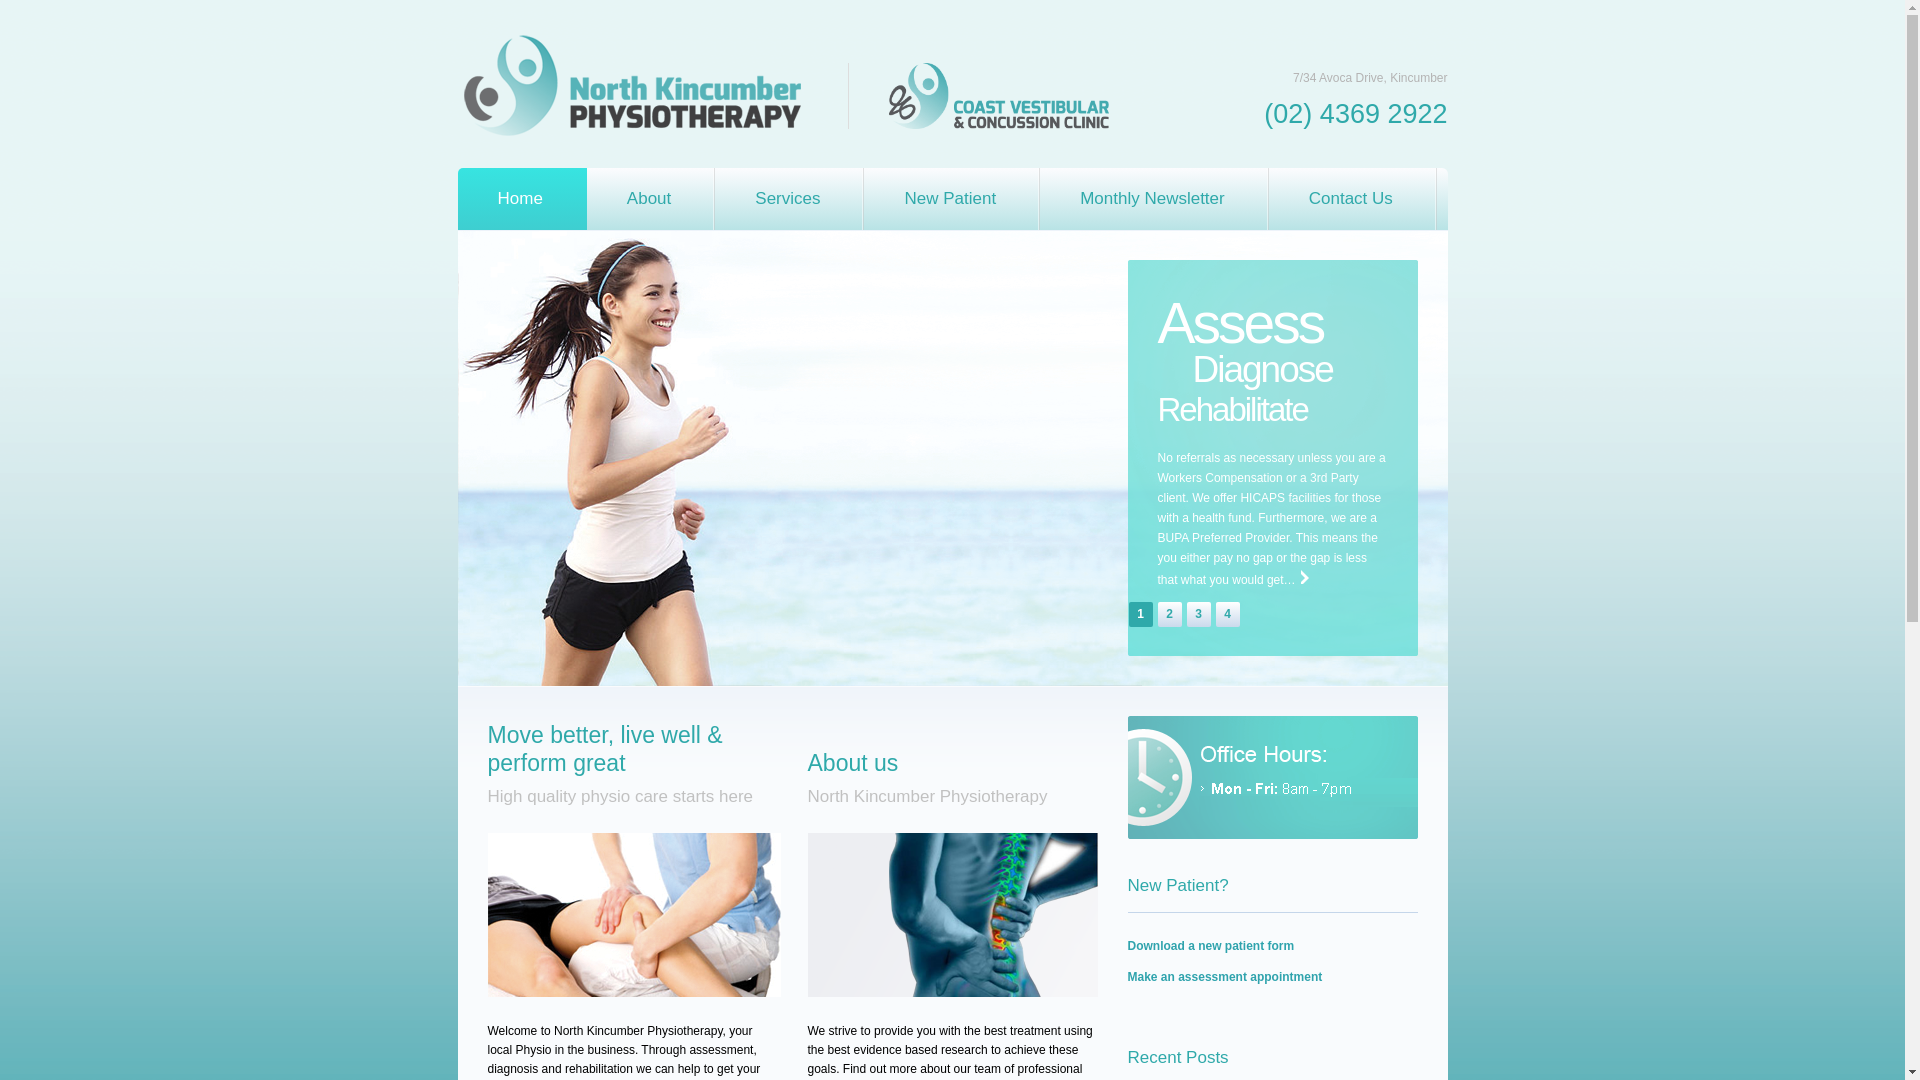 The width and height of the screenshot is (1920, 1080). Describe the element at coordinates (1353, 199) in the screenshot. I see `'Contact Us'` at that location.